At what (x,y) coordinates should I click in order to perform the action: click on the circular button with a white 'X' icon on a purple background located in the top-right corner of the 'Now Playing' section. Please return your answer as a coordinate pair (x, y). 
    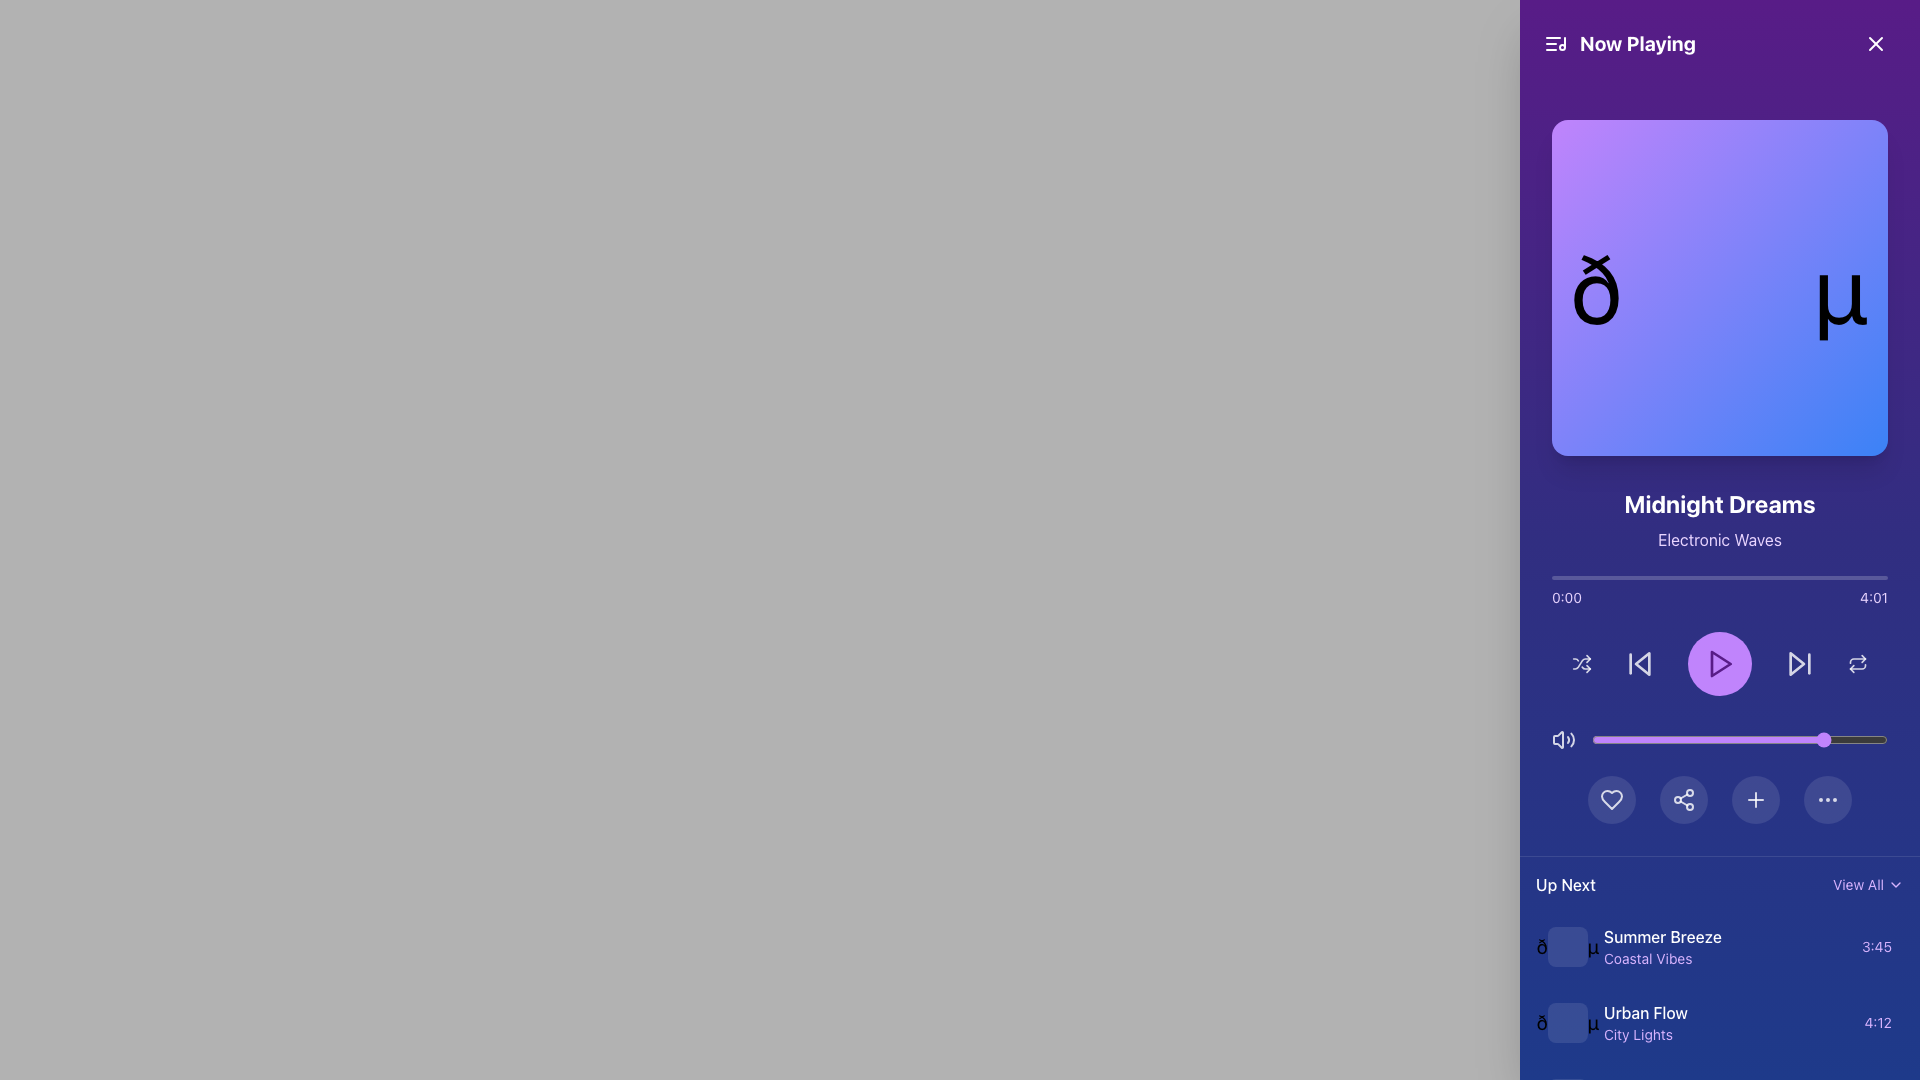
    Looking at the image, I should click on (1875, 43).